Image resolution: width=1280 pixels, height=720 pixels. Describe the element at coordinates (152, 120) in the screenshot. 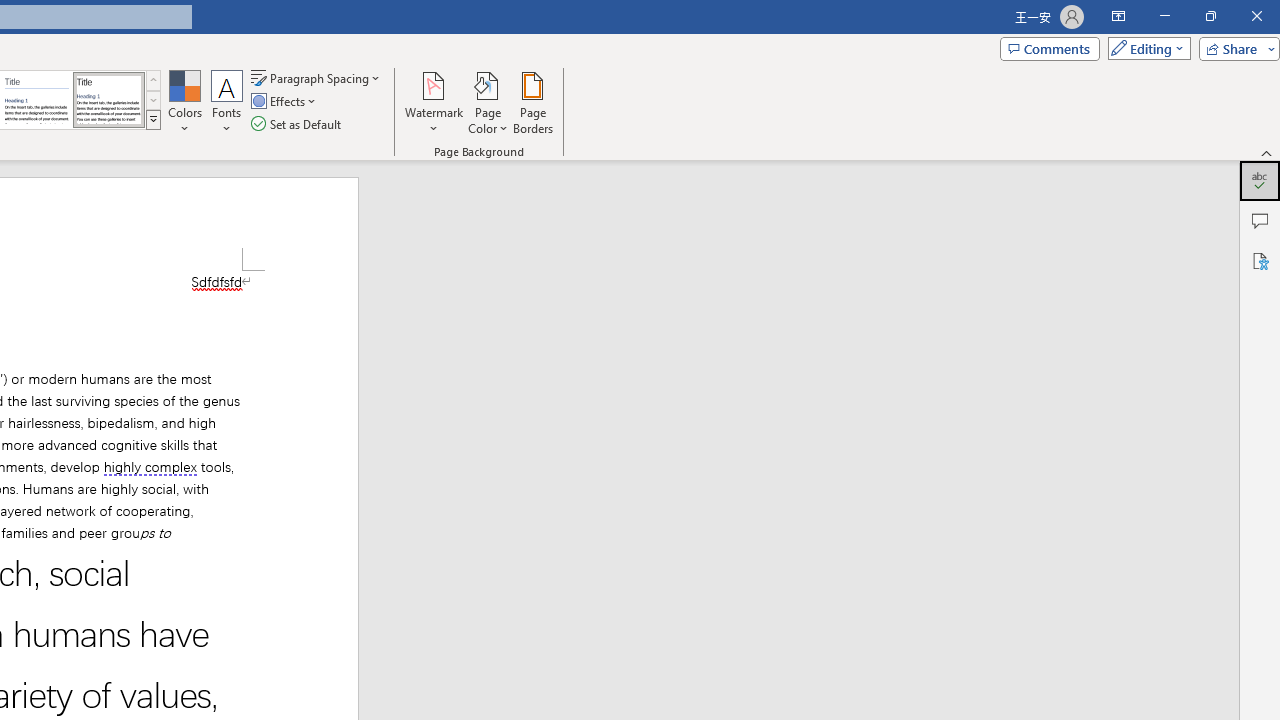

I see `'Style Set'` at that location.